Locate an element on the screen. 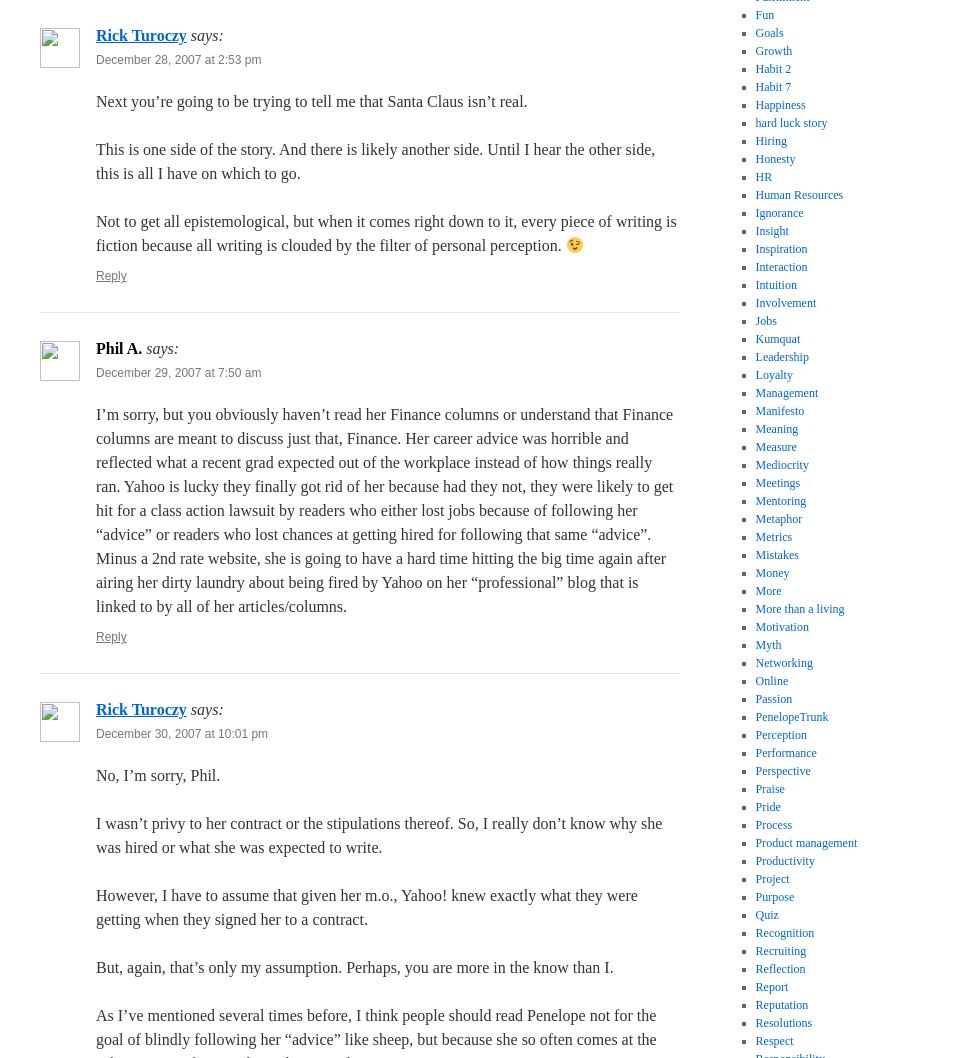  'Involvement' is located at coordinates (785, 302).